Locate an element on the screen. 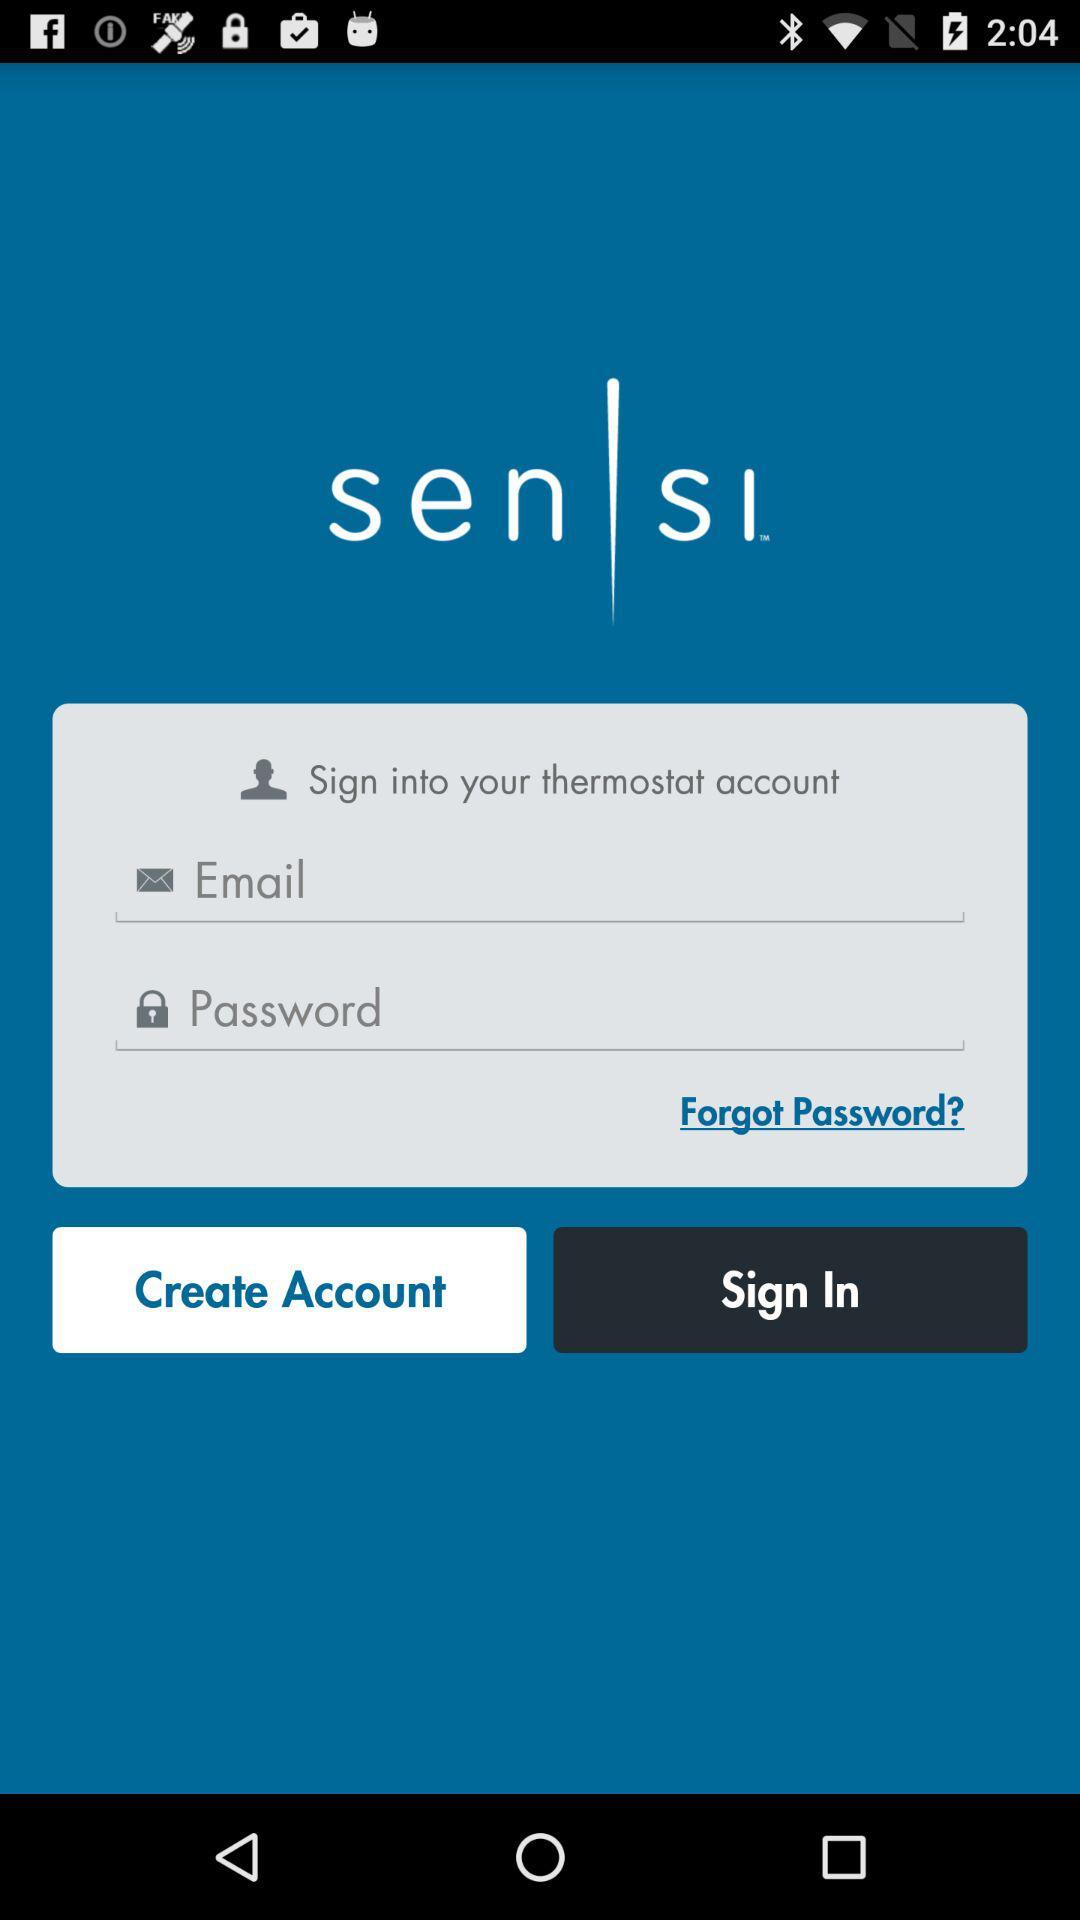  the item to the right of the create account is located at coordinates (789, 1290).